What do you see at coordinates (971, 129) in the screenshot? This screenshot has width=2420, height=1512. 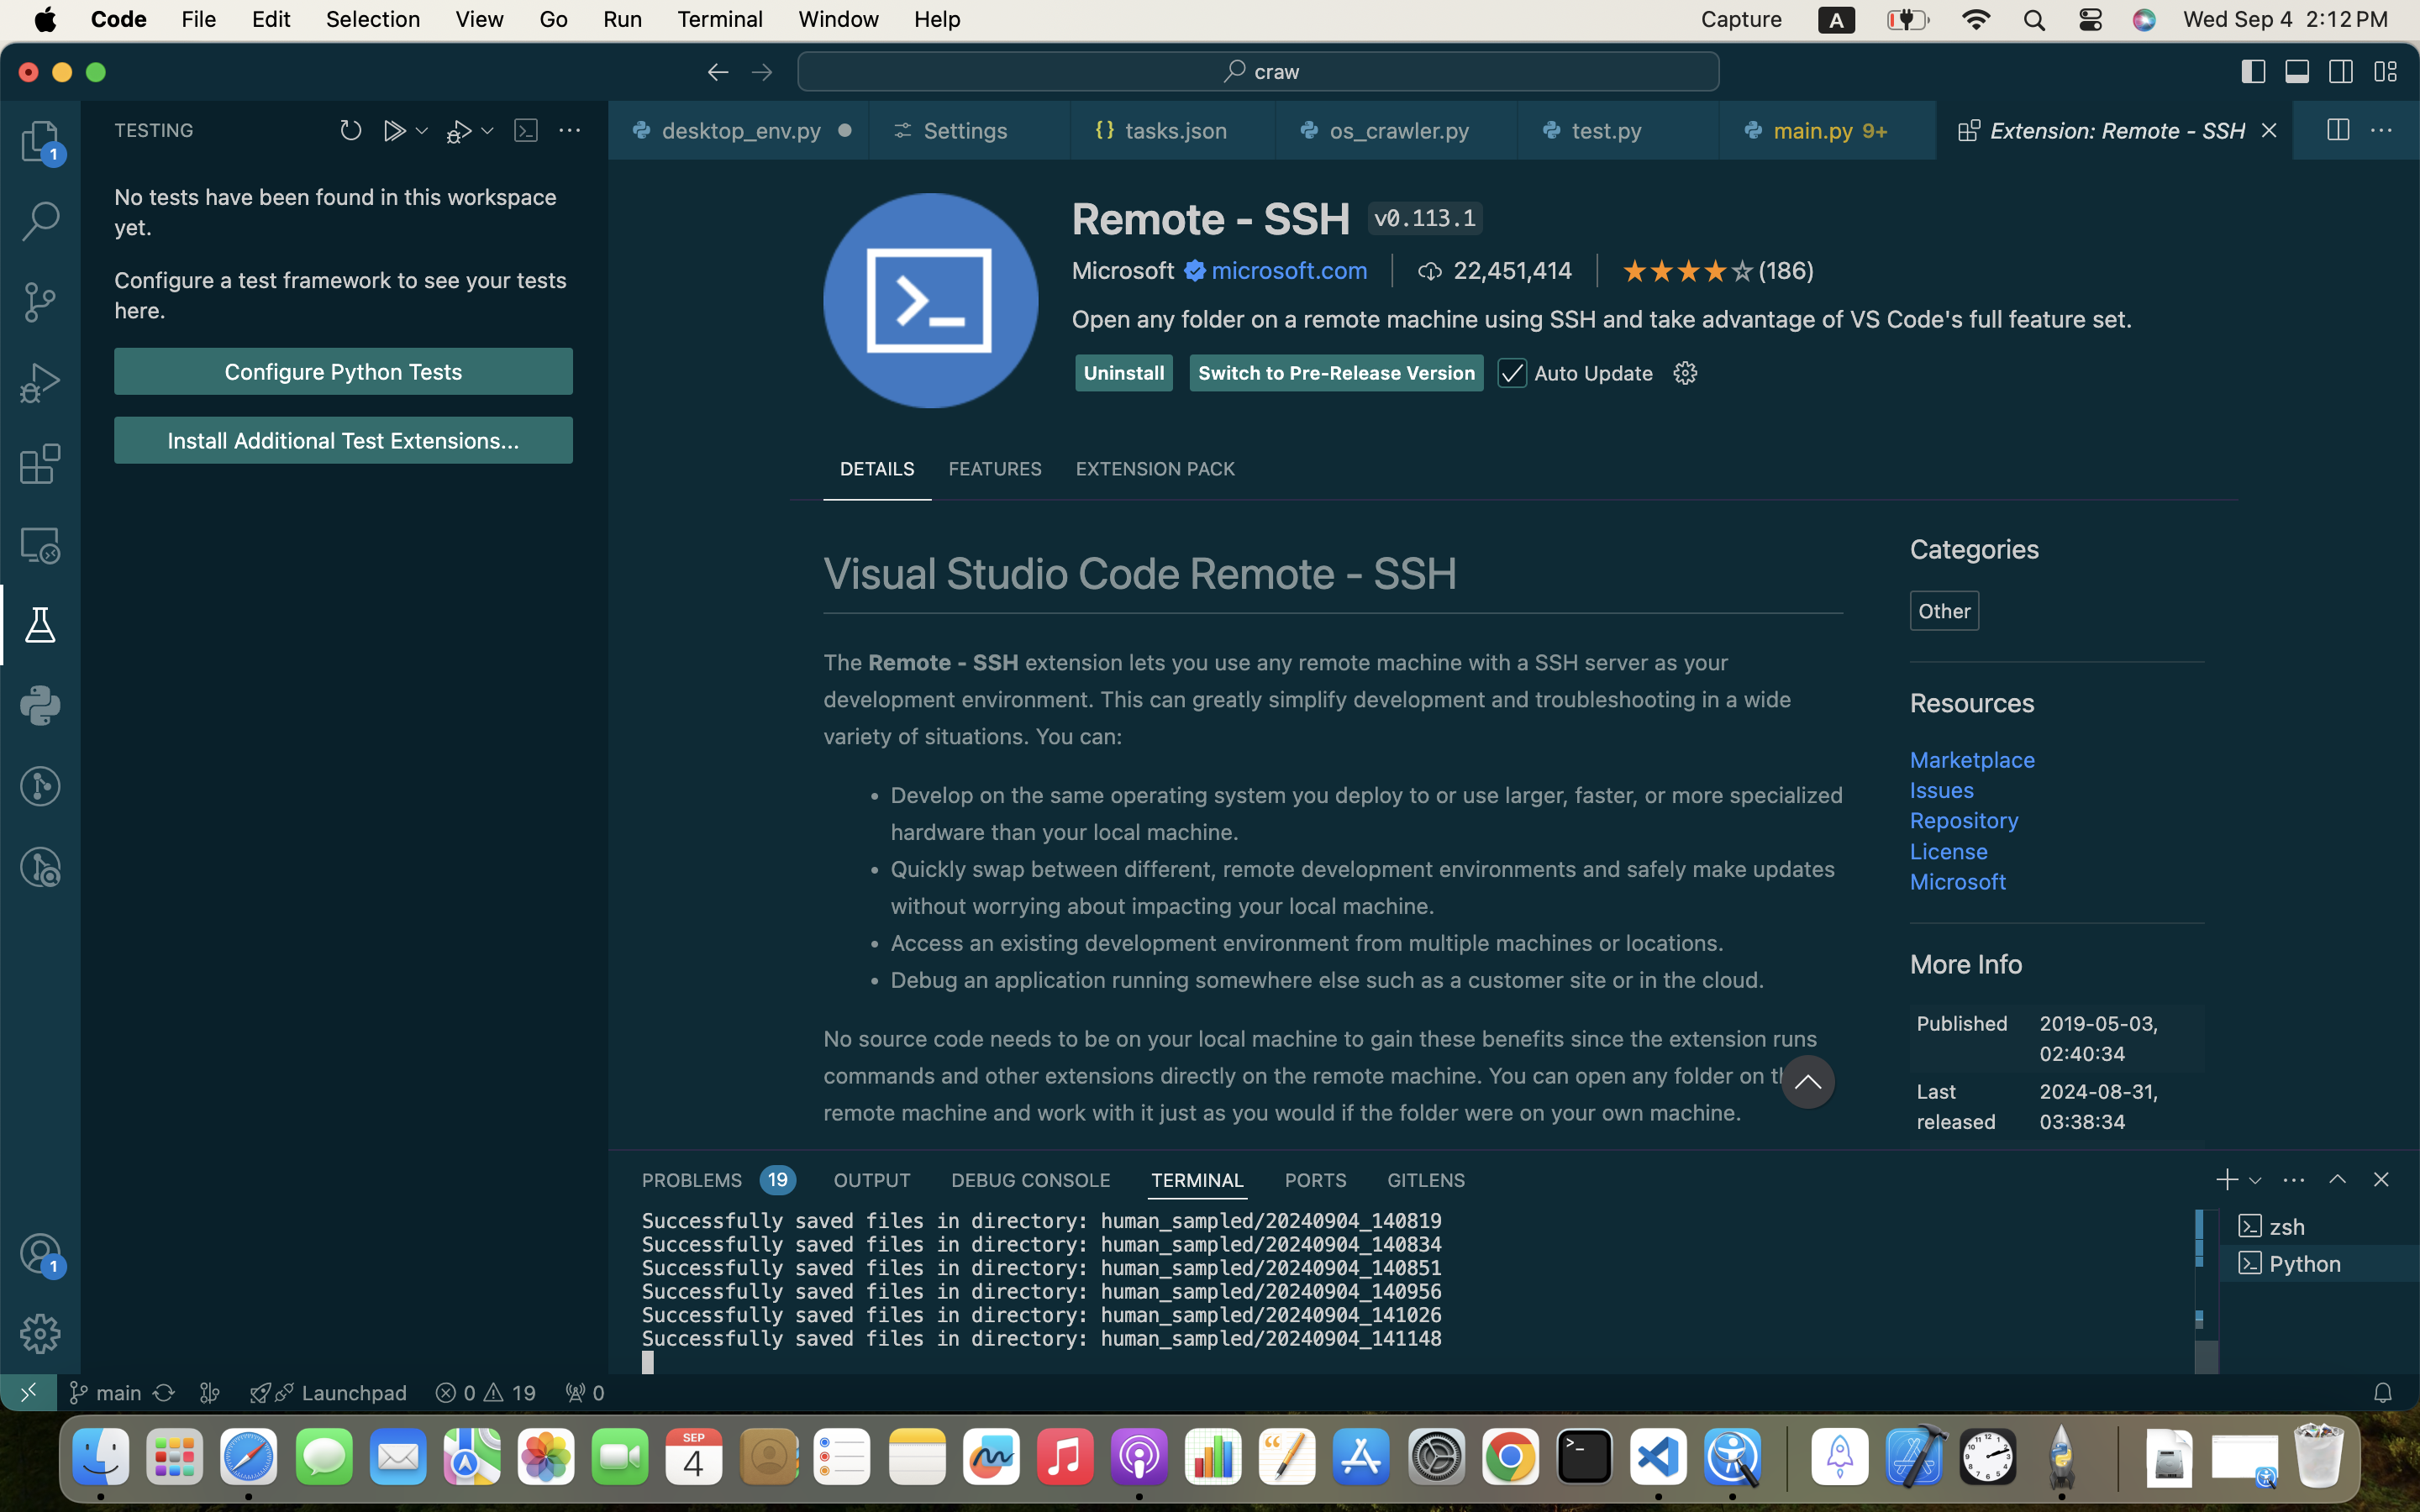 I see `'0 Settings  '` at bounding box center [971, 129].